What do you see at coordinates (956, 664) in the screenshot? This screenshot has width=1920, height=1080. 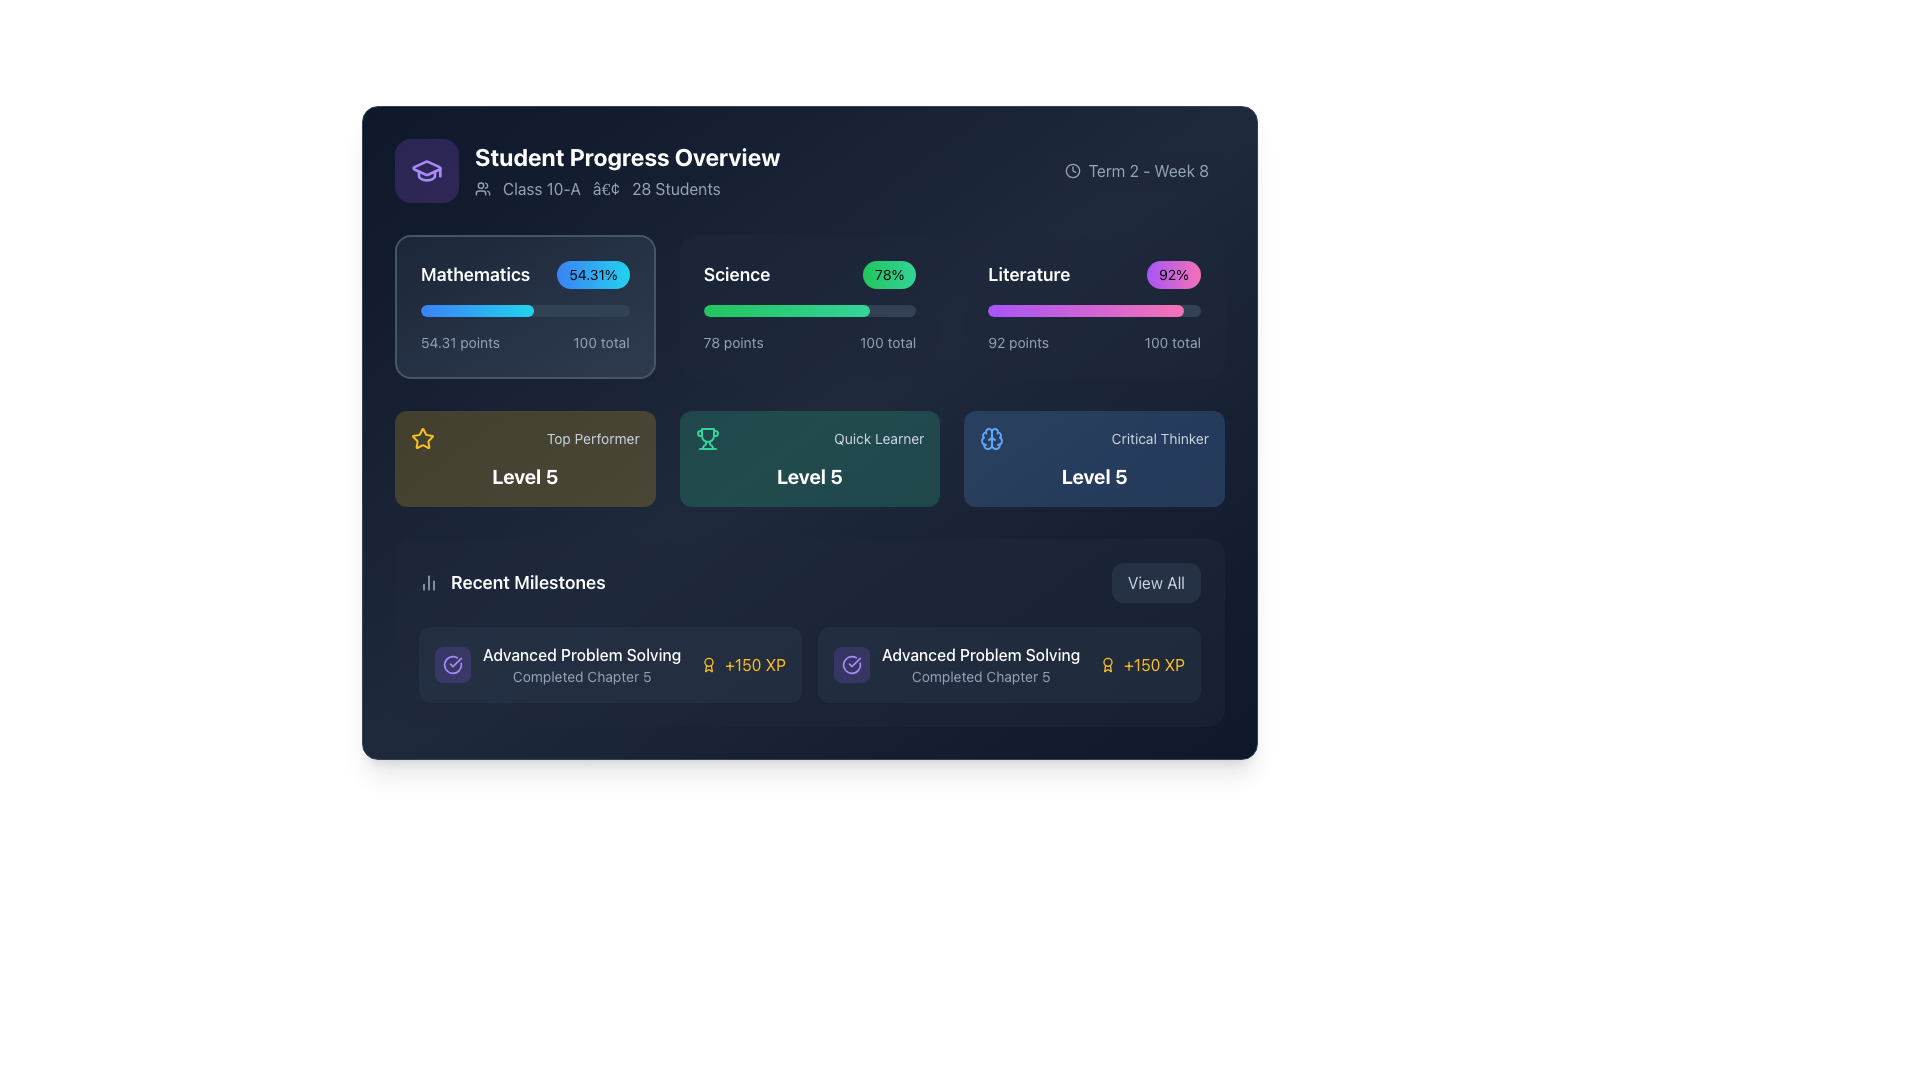 I see `the informational card displaying the milestone 'Advanced Problem Solving' with the subtitle 'Completed Chapter 5' in the 'Recent Milestones' section` at bounding box center [956, 664].